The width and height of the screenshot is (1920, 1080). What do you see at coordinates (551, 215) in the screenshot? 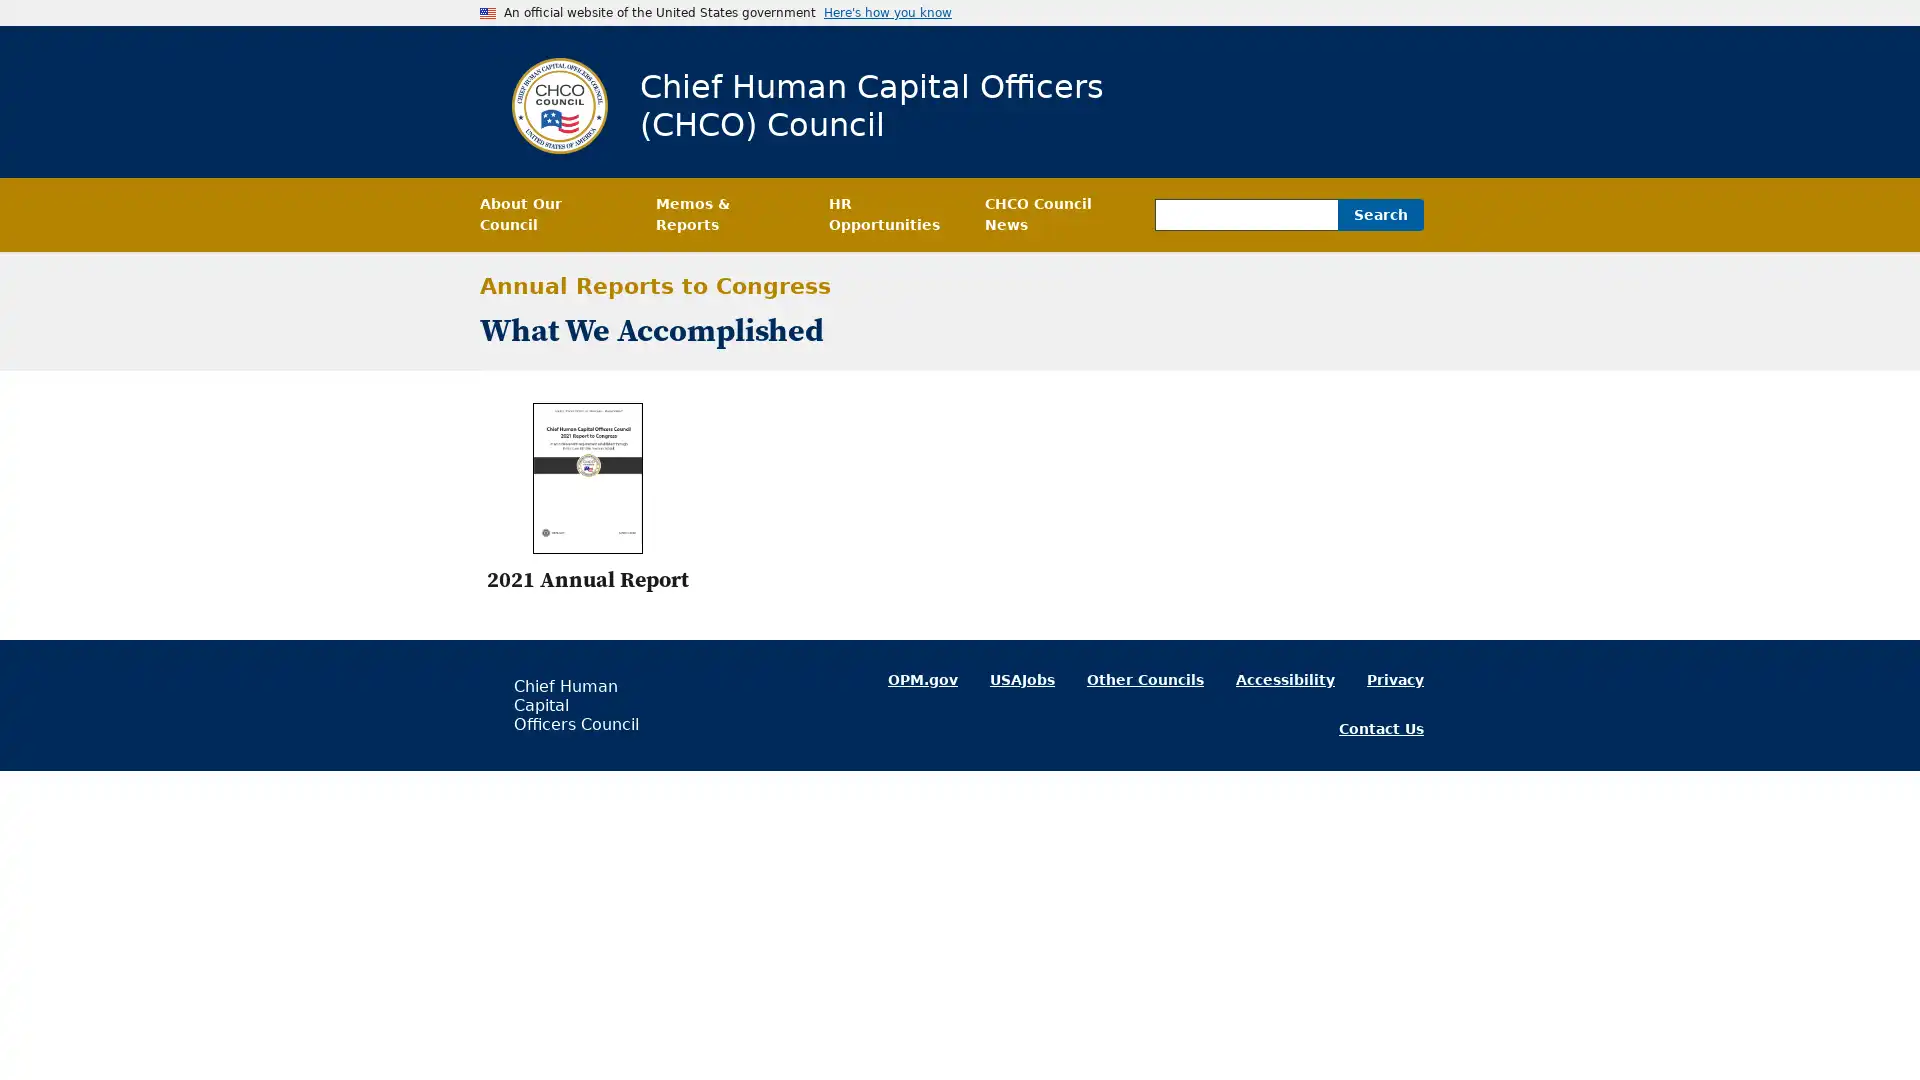
I see `About Our Council` at bounding box center [551, 215].